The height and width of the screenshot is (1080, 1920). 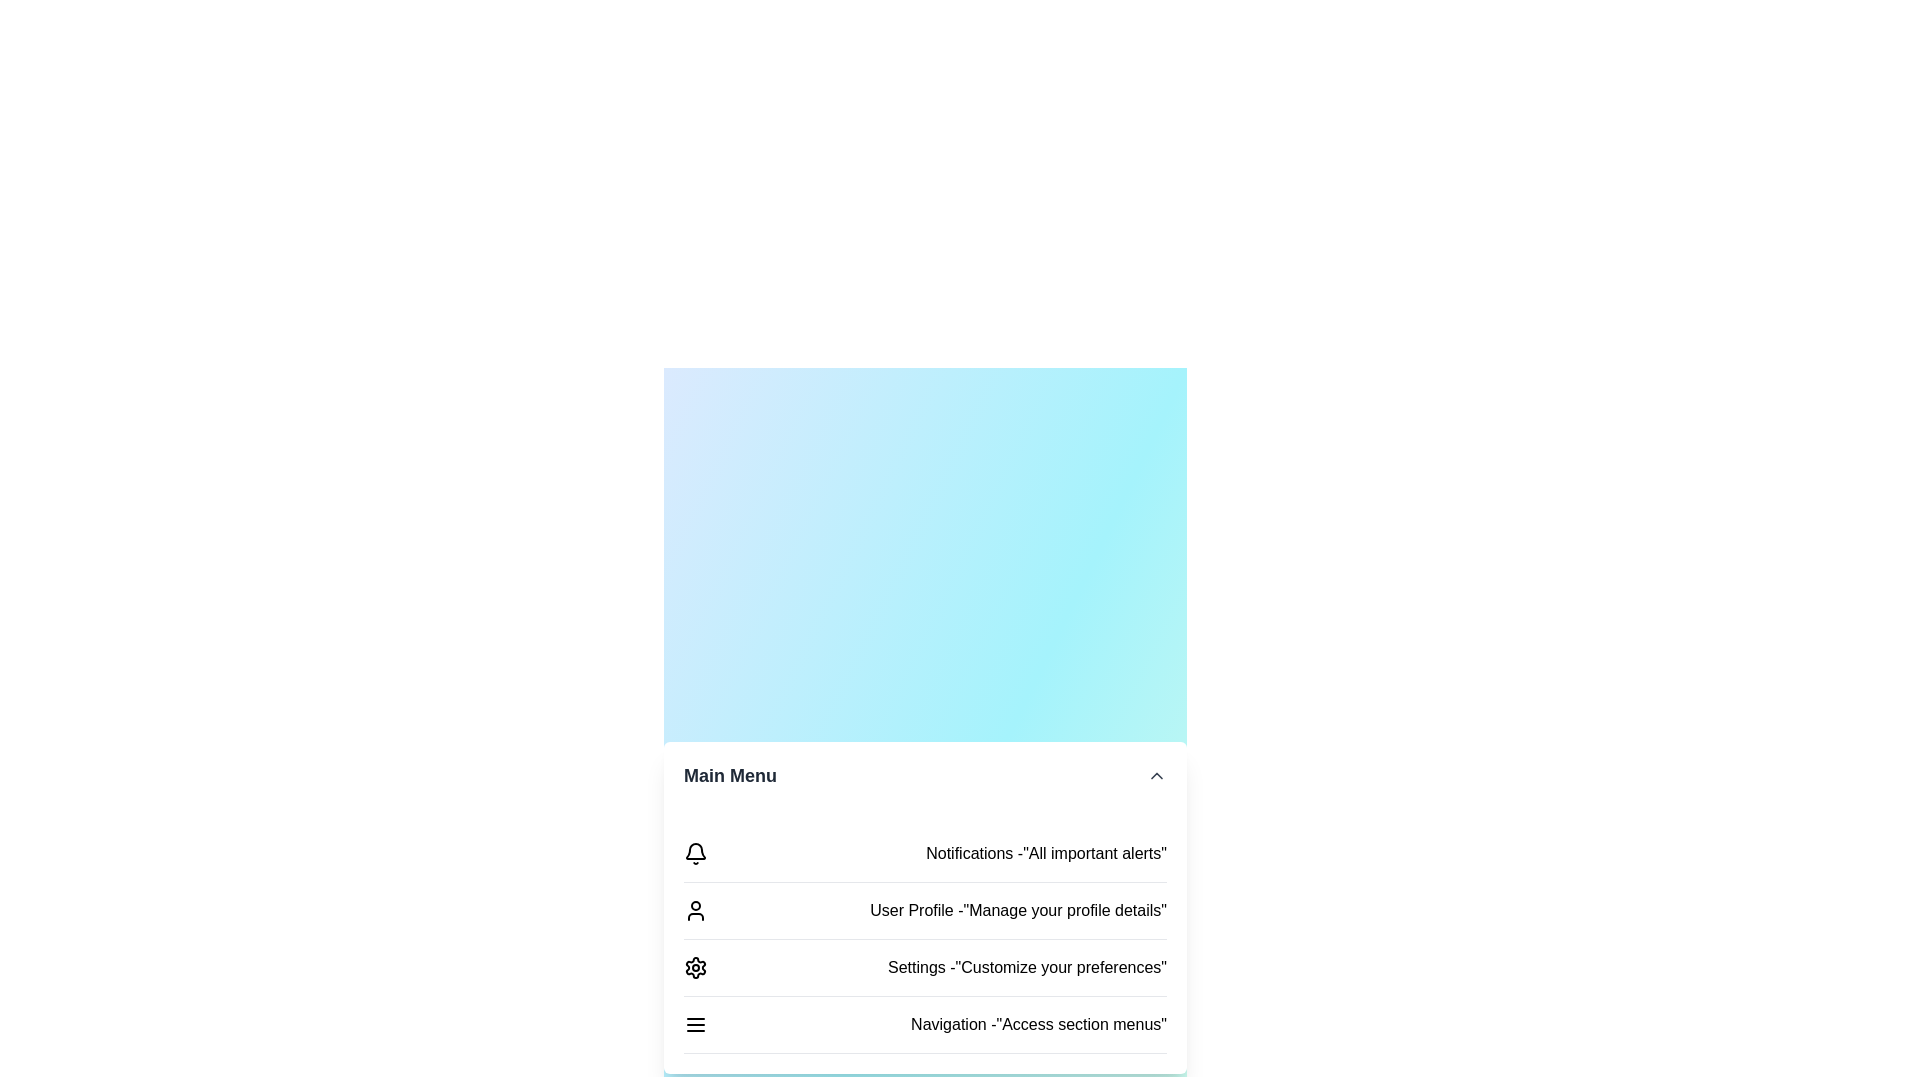 I want to click on the menu item User Profile to interact with it, so click(x=924, y=911).